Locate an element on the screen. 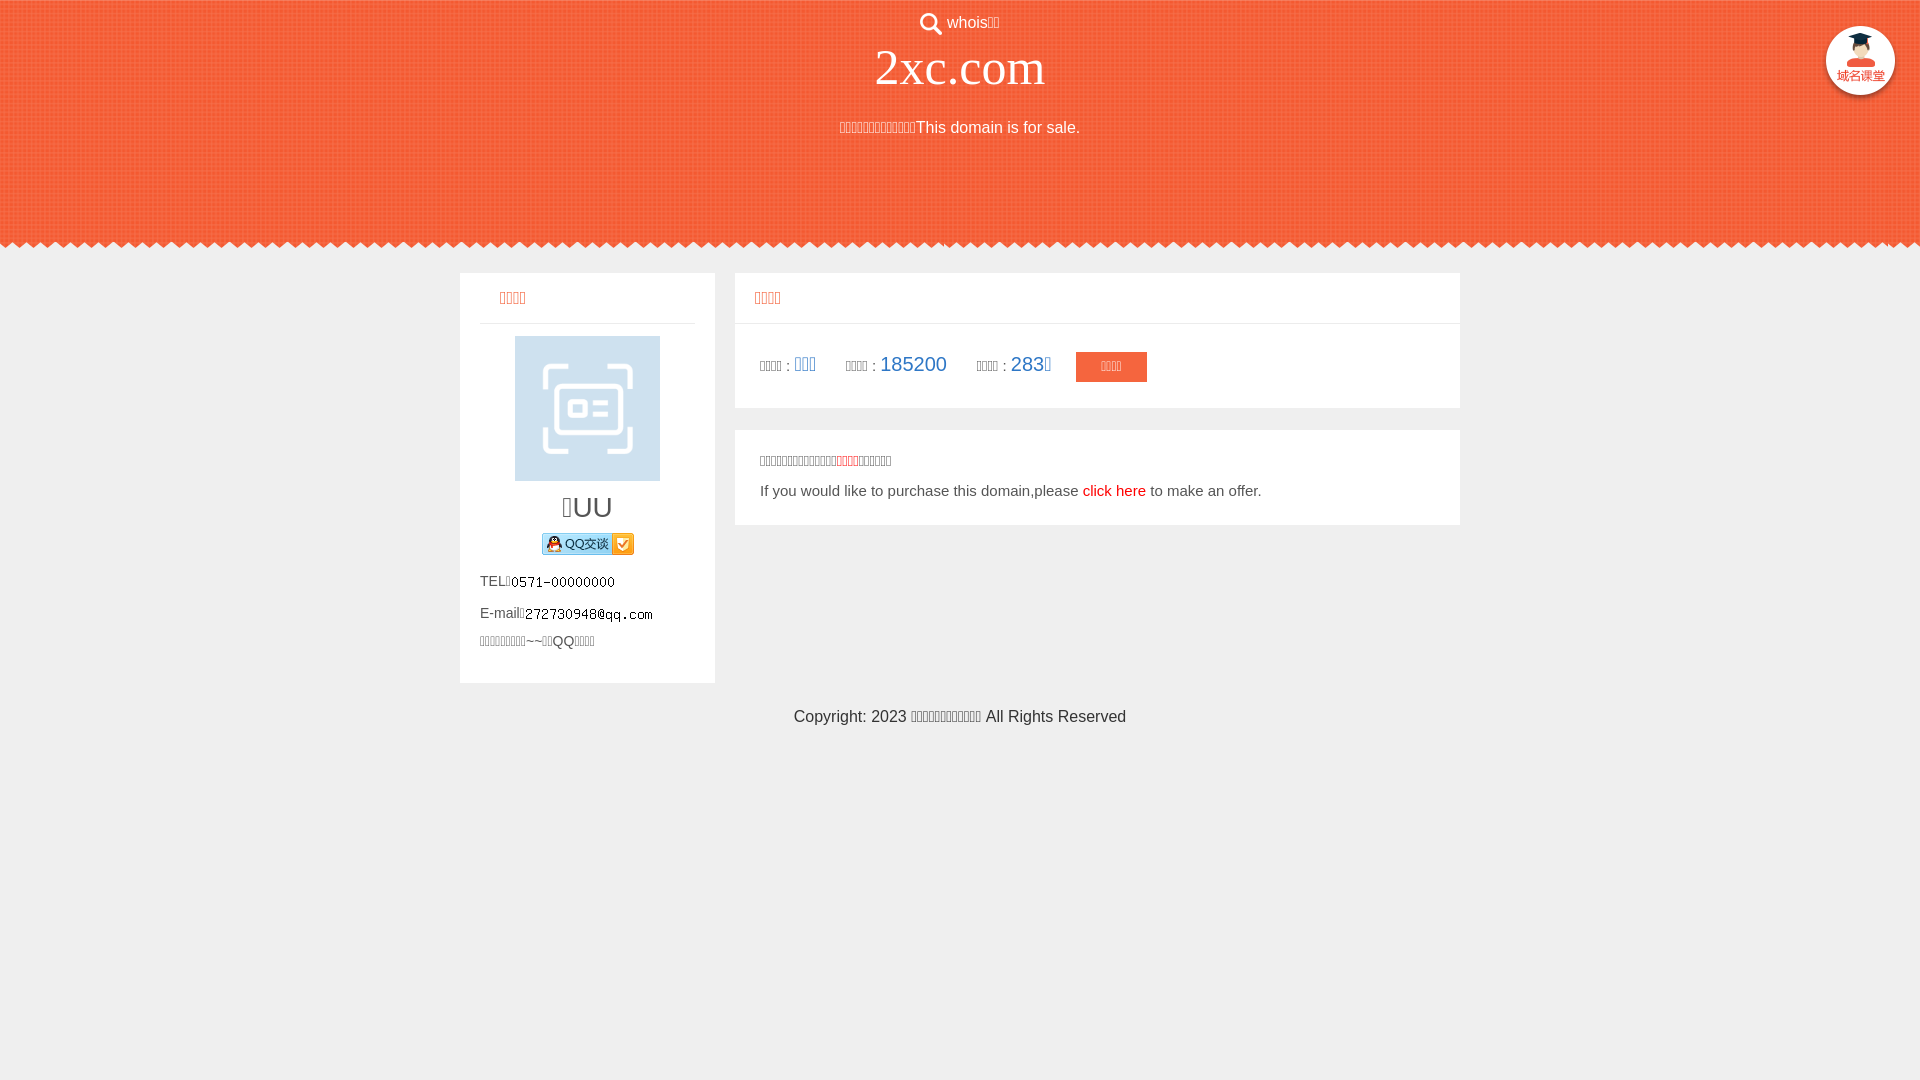 This screenshot has width=1920, height=1080. 'click here' is located at coordinates (1113, 490).